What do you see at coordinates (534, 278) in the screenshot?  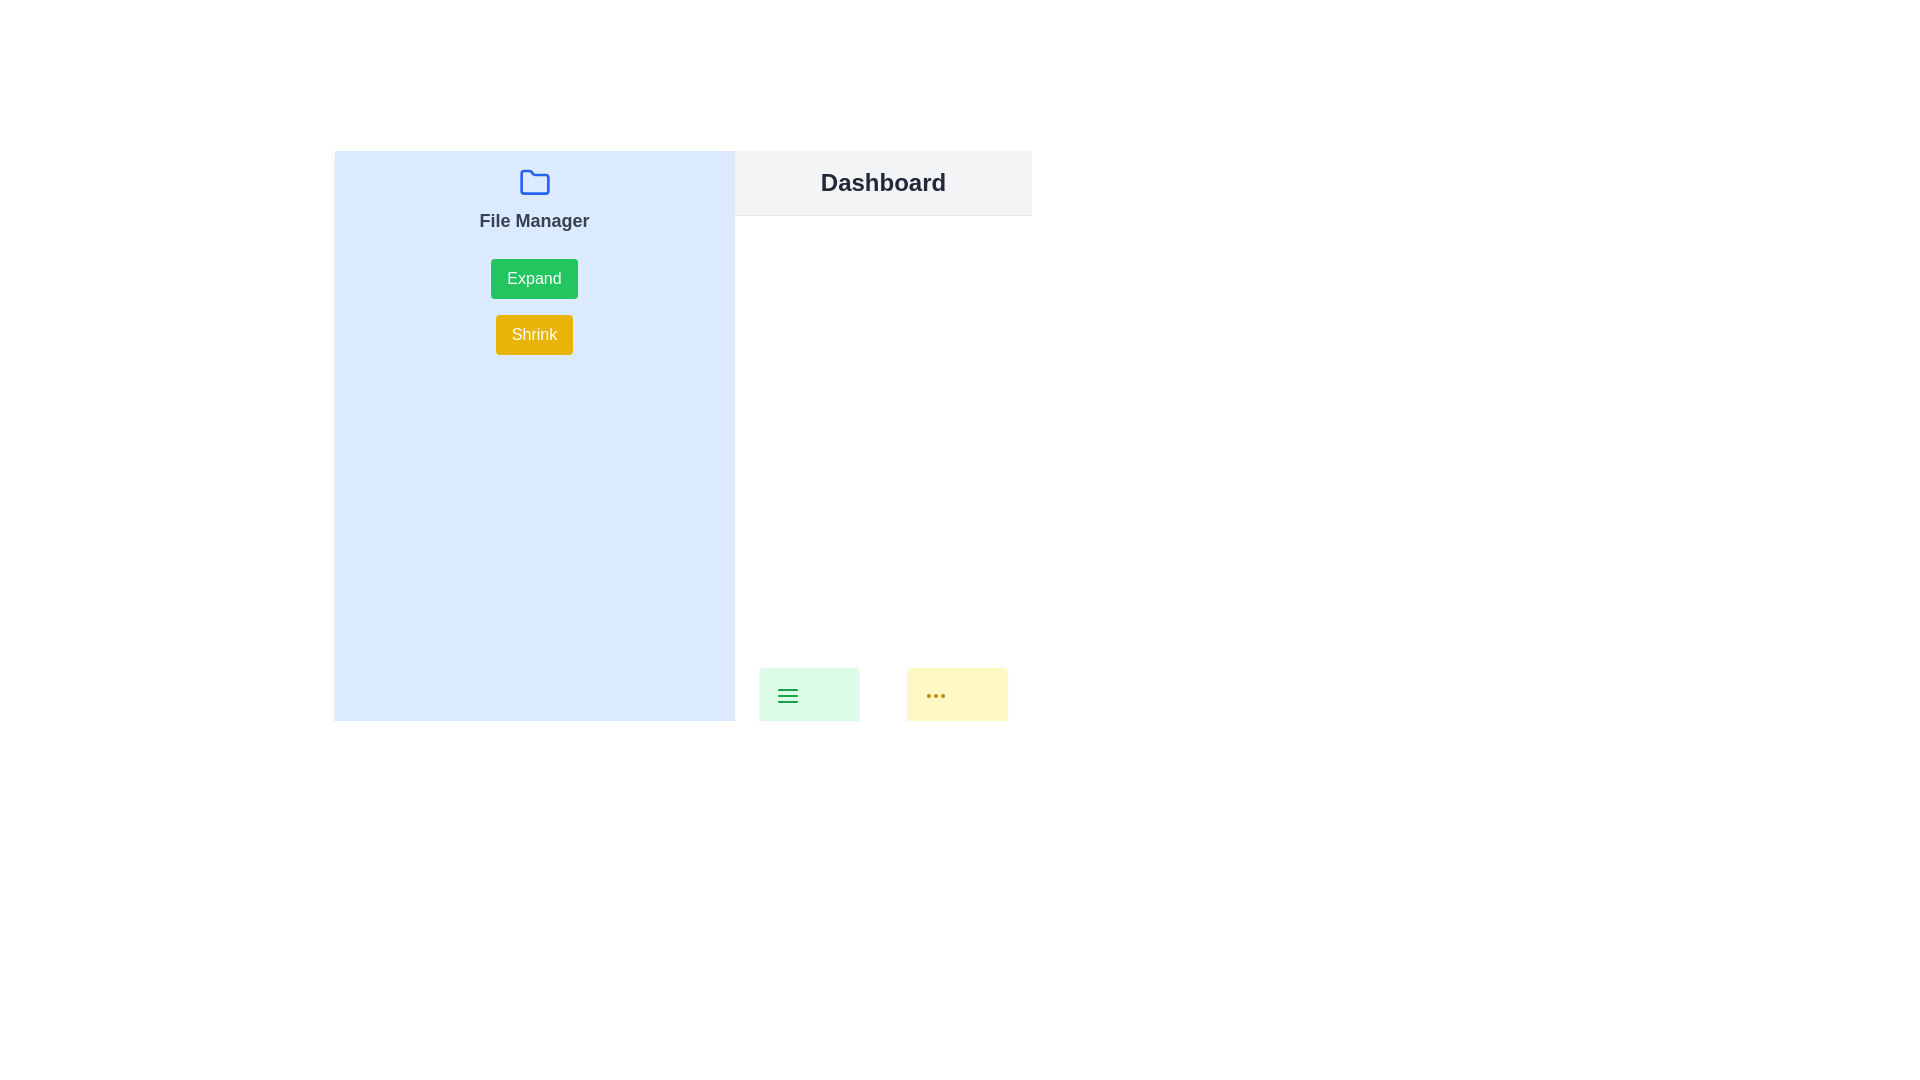 I see `the 'Expand' button located in the 'File Manager' section of the sidebar` at bounding box center [534, 278].